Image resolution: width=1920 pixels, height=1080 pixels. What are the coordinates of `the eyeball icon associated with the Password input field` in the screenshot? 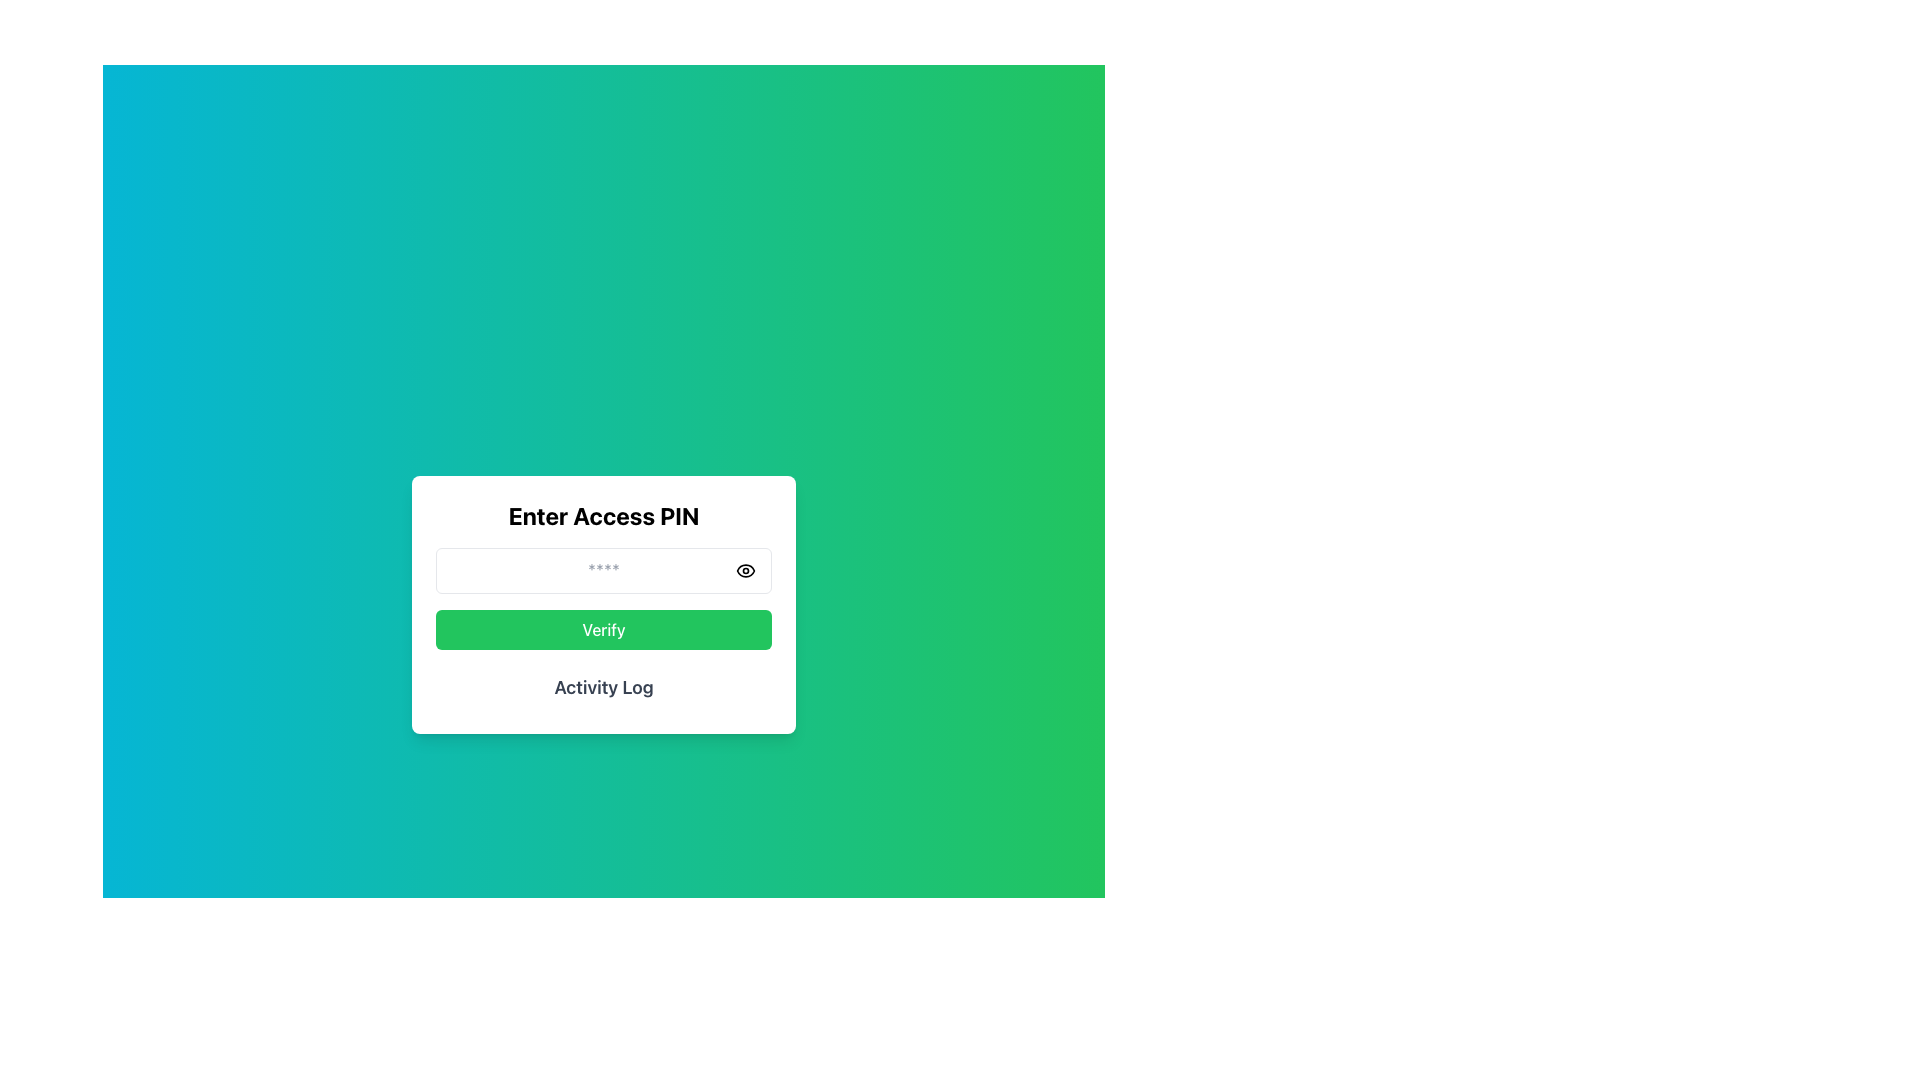 It's located at (603, 570).